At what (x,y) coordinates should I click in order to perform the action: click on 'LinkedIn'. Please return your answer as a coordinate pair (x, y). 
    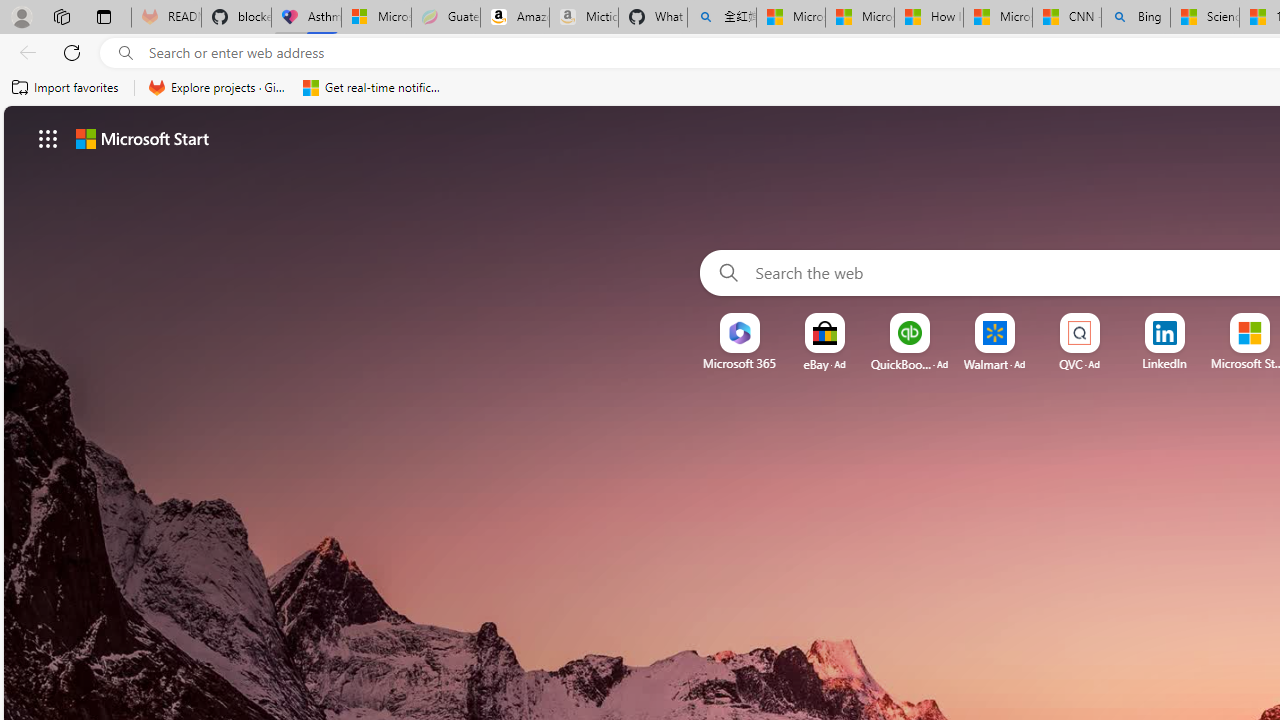
    Looking at the image, I should click on (1164, 363).